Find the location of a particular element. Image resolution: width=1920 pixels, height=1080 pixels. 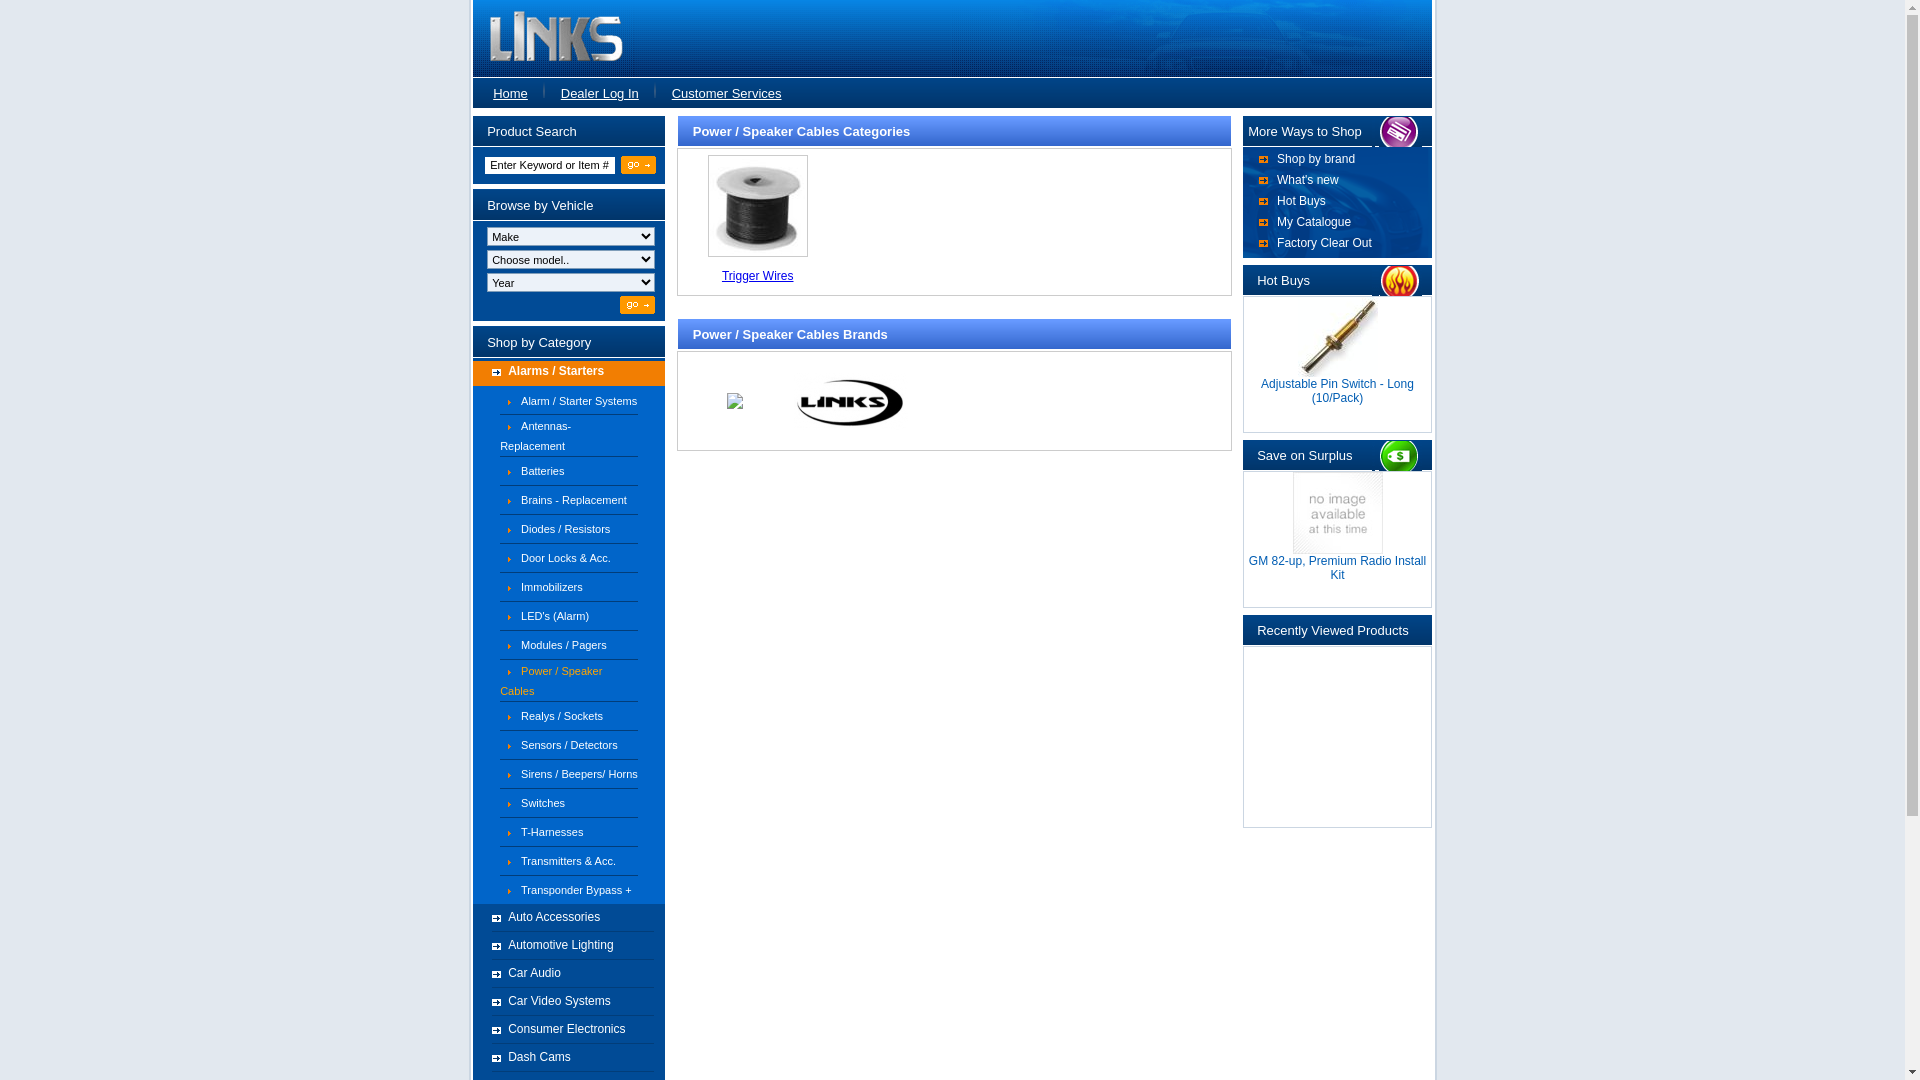

'Switches' is located at coordinates (542, 801).